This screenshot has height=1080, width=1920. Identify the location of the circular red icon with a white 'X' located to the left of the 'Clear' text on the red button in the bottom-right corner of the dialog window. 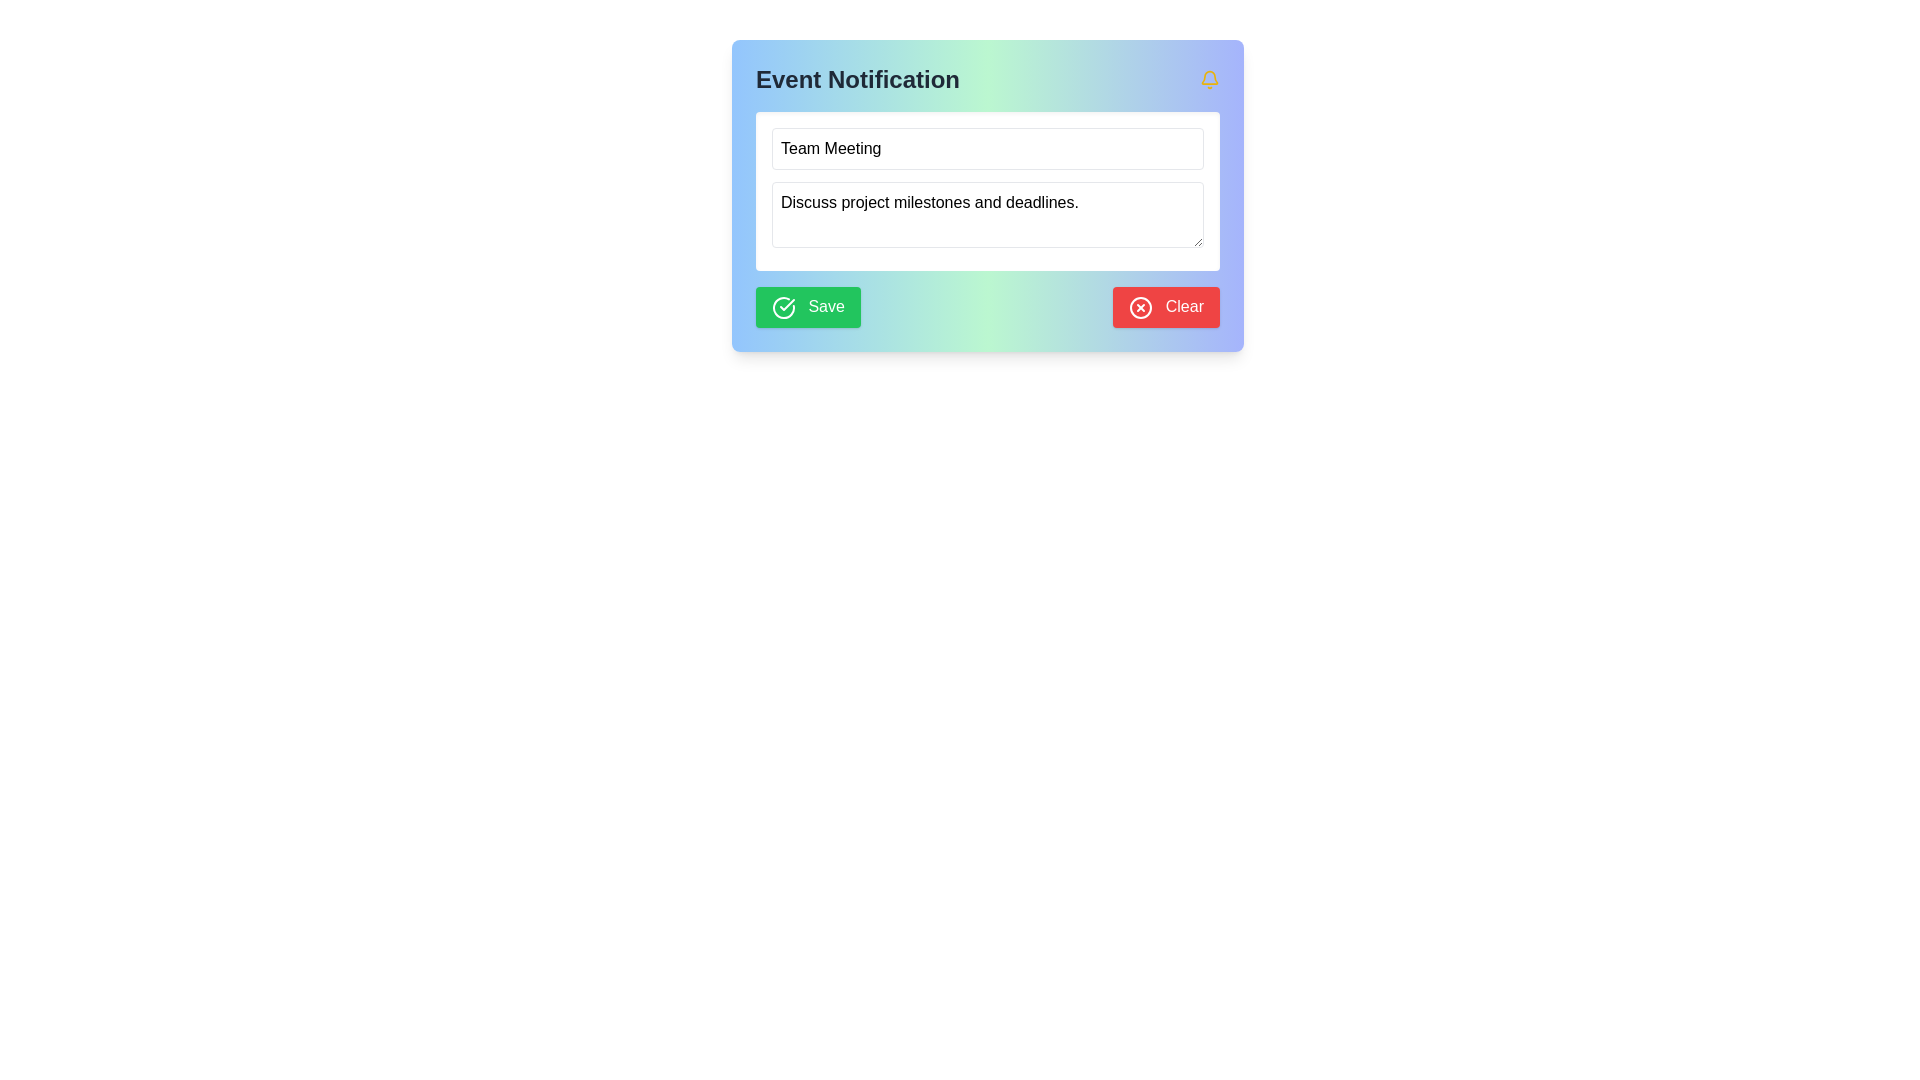
(1141, 307).